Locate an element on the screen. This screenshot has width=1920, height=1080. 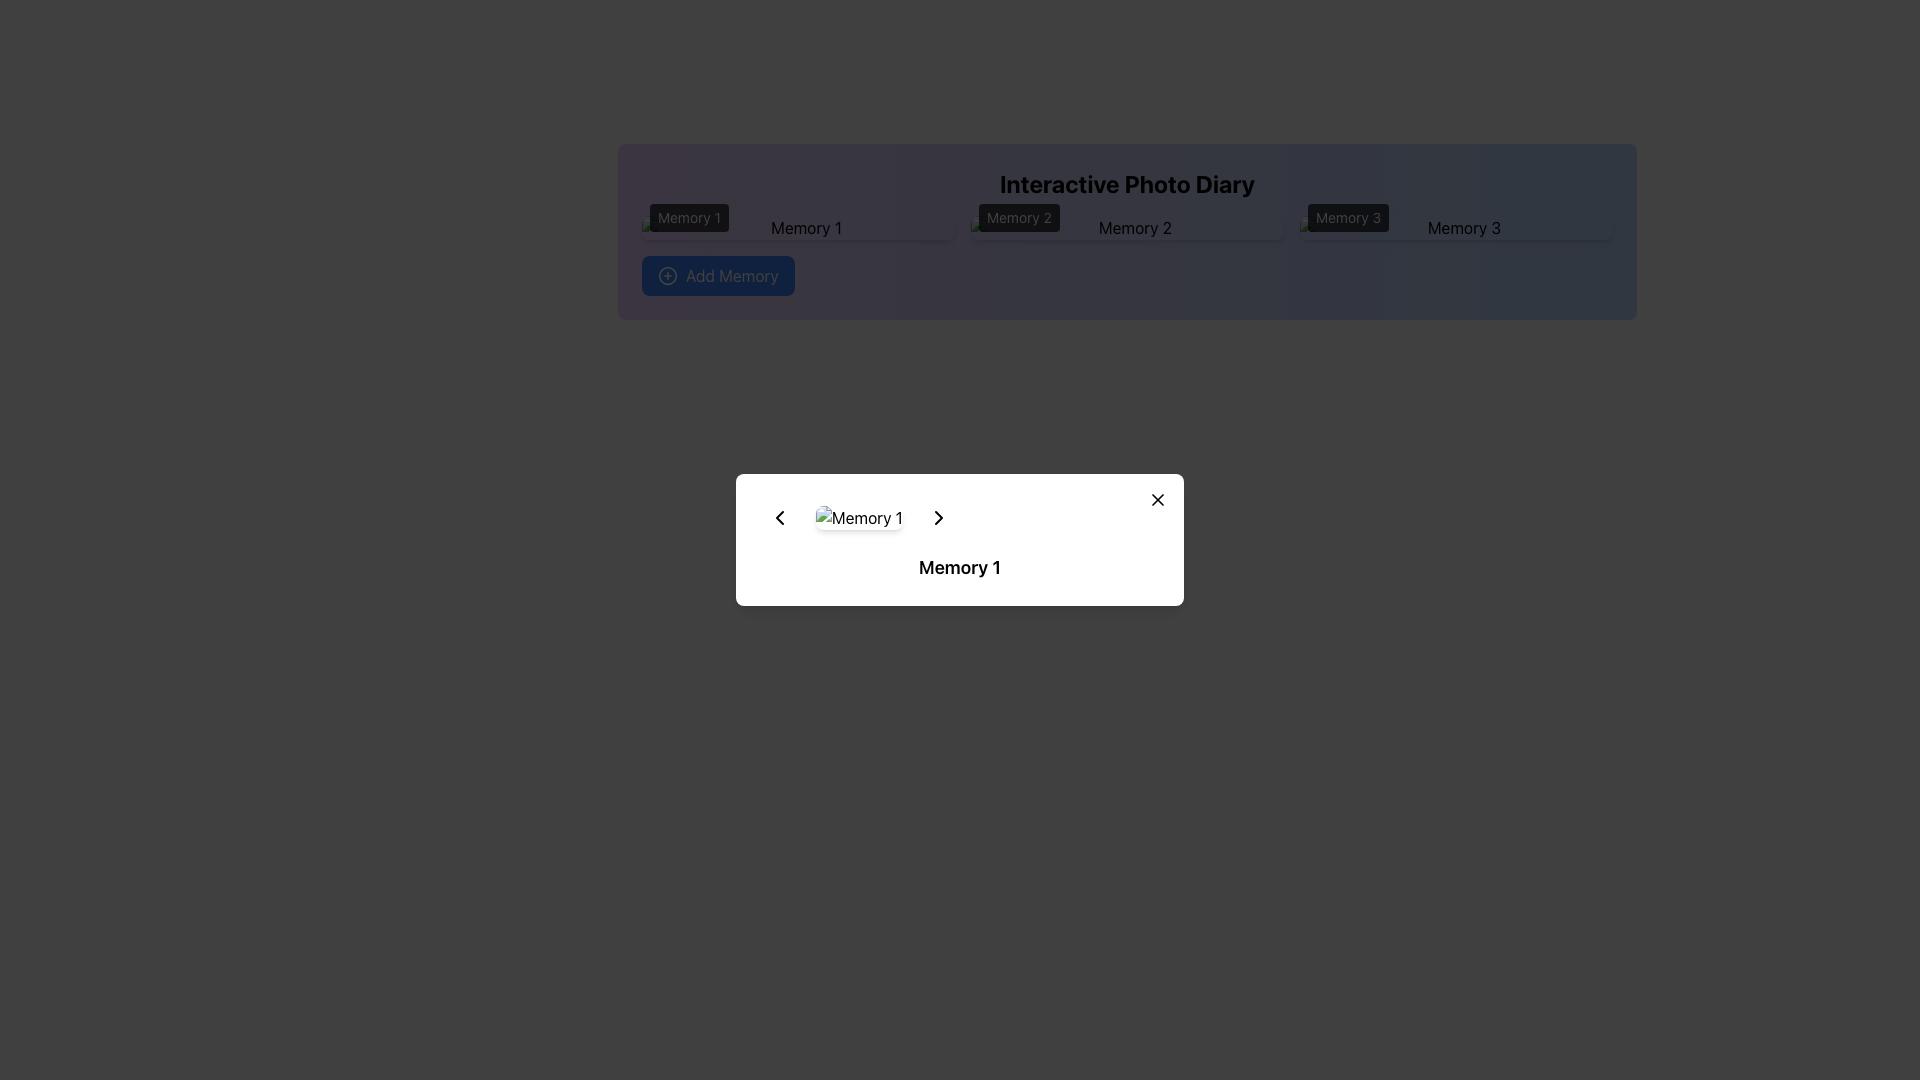
the icon located on the left side of the 'Add Memory' button, which visually communicates the action of adding a new memory is located at coordinates (667, 276).